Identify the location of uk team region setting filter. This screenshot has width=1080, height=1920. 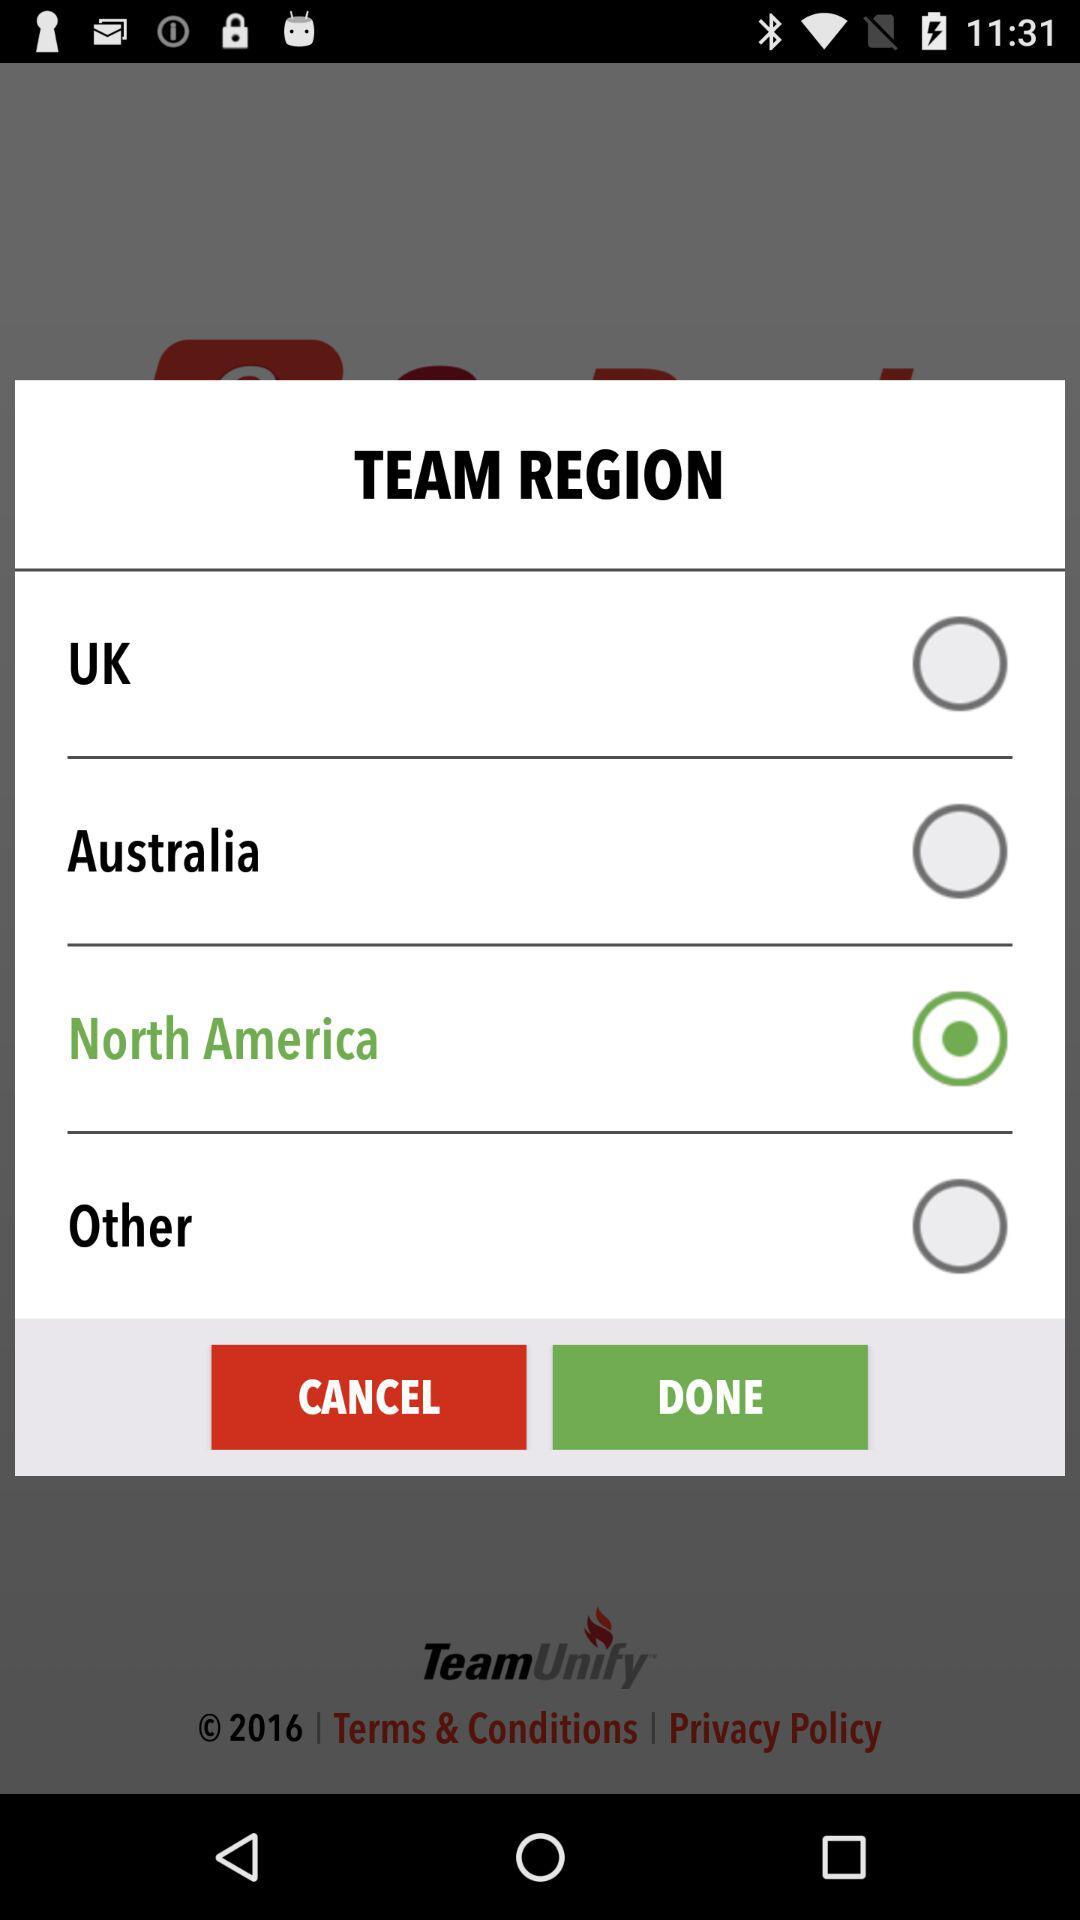
(959, 663).